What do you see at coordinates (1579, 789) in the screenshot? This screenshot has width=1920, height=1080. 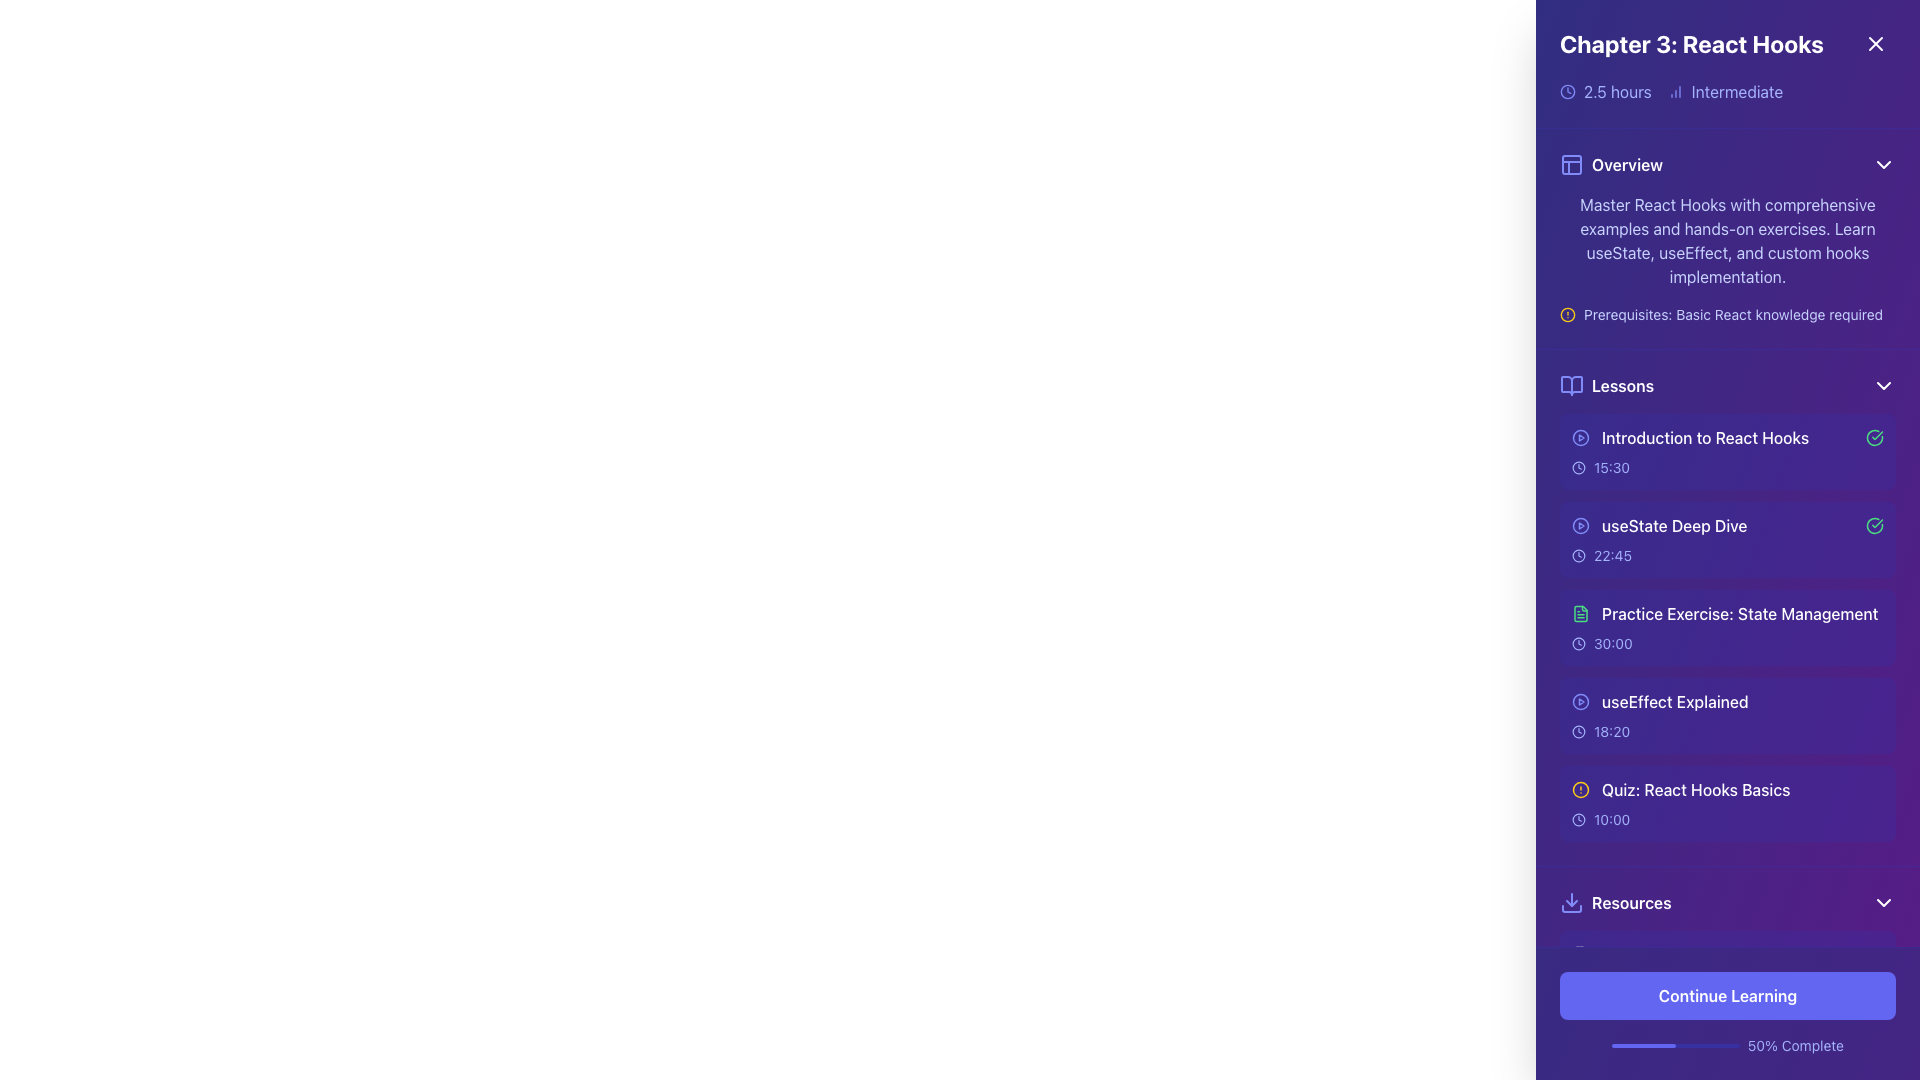 I see `the circular SVG element representing the warning icon associated with the 'Quiz: React Hooks Basics' entry in the sidebar module` at bounding box center [1579, 789].